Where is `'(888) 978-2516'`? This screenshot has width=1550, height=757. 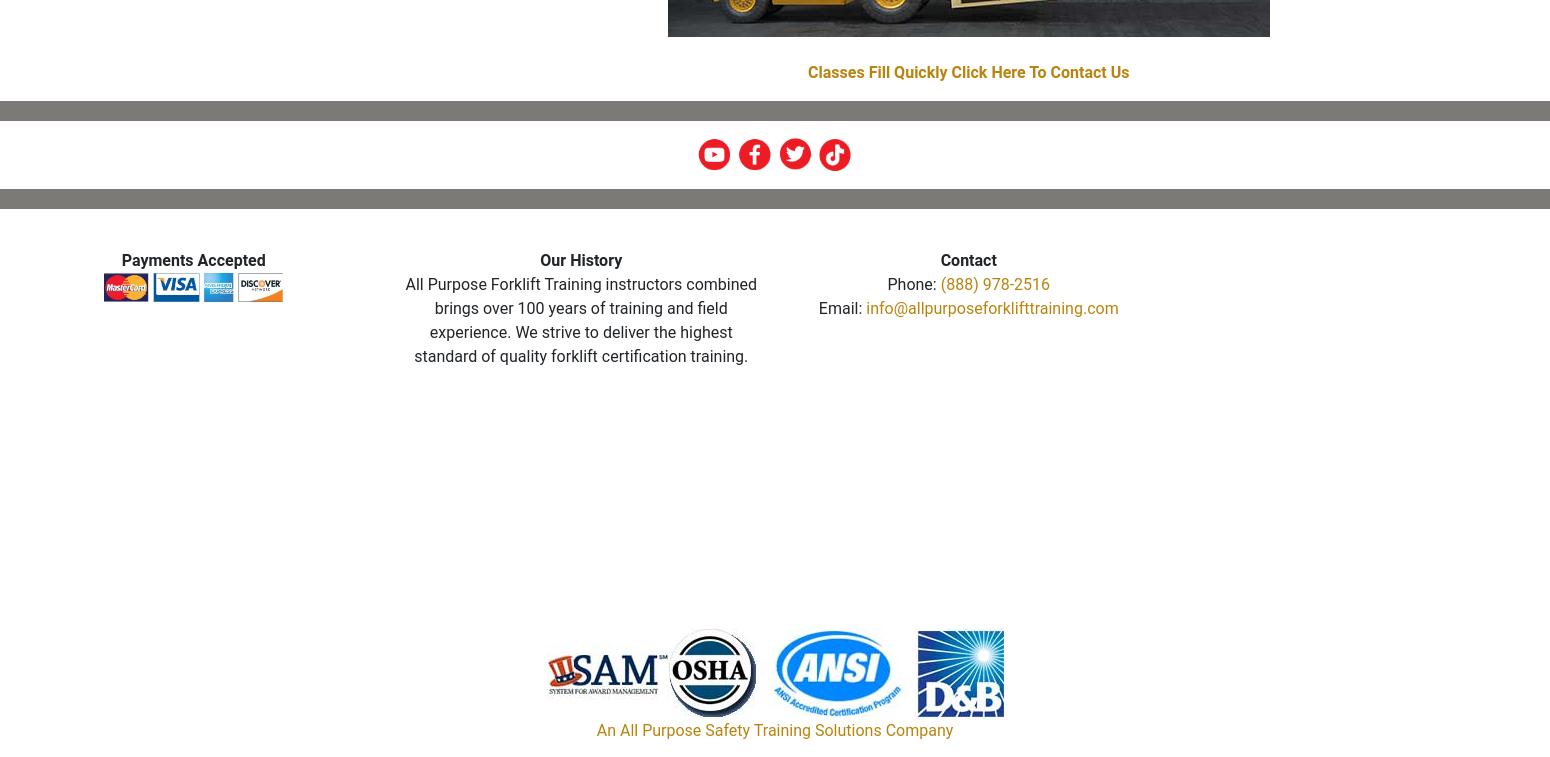
'(888) 978-2516' is located at coordinates (993, 283).